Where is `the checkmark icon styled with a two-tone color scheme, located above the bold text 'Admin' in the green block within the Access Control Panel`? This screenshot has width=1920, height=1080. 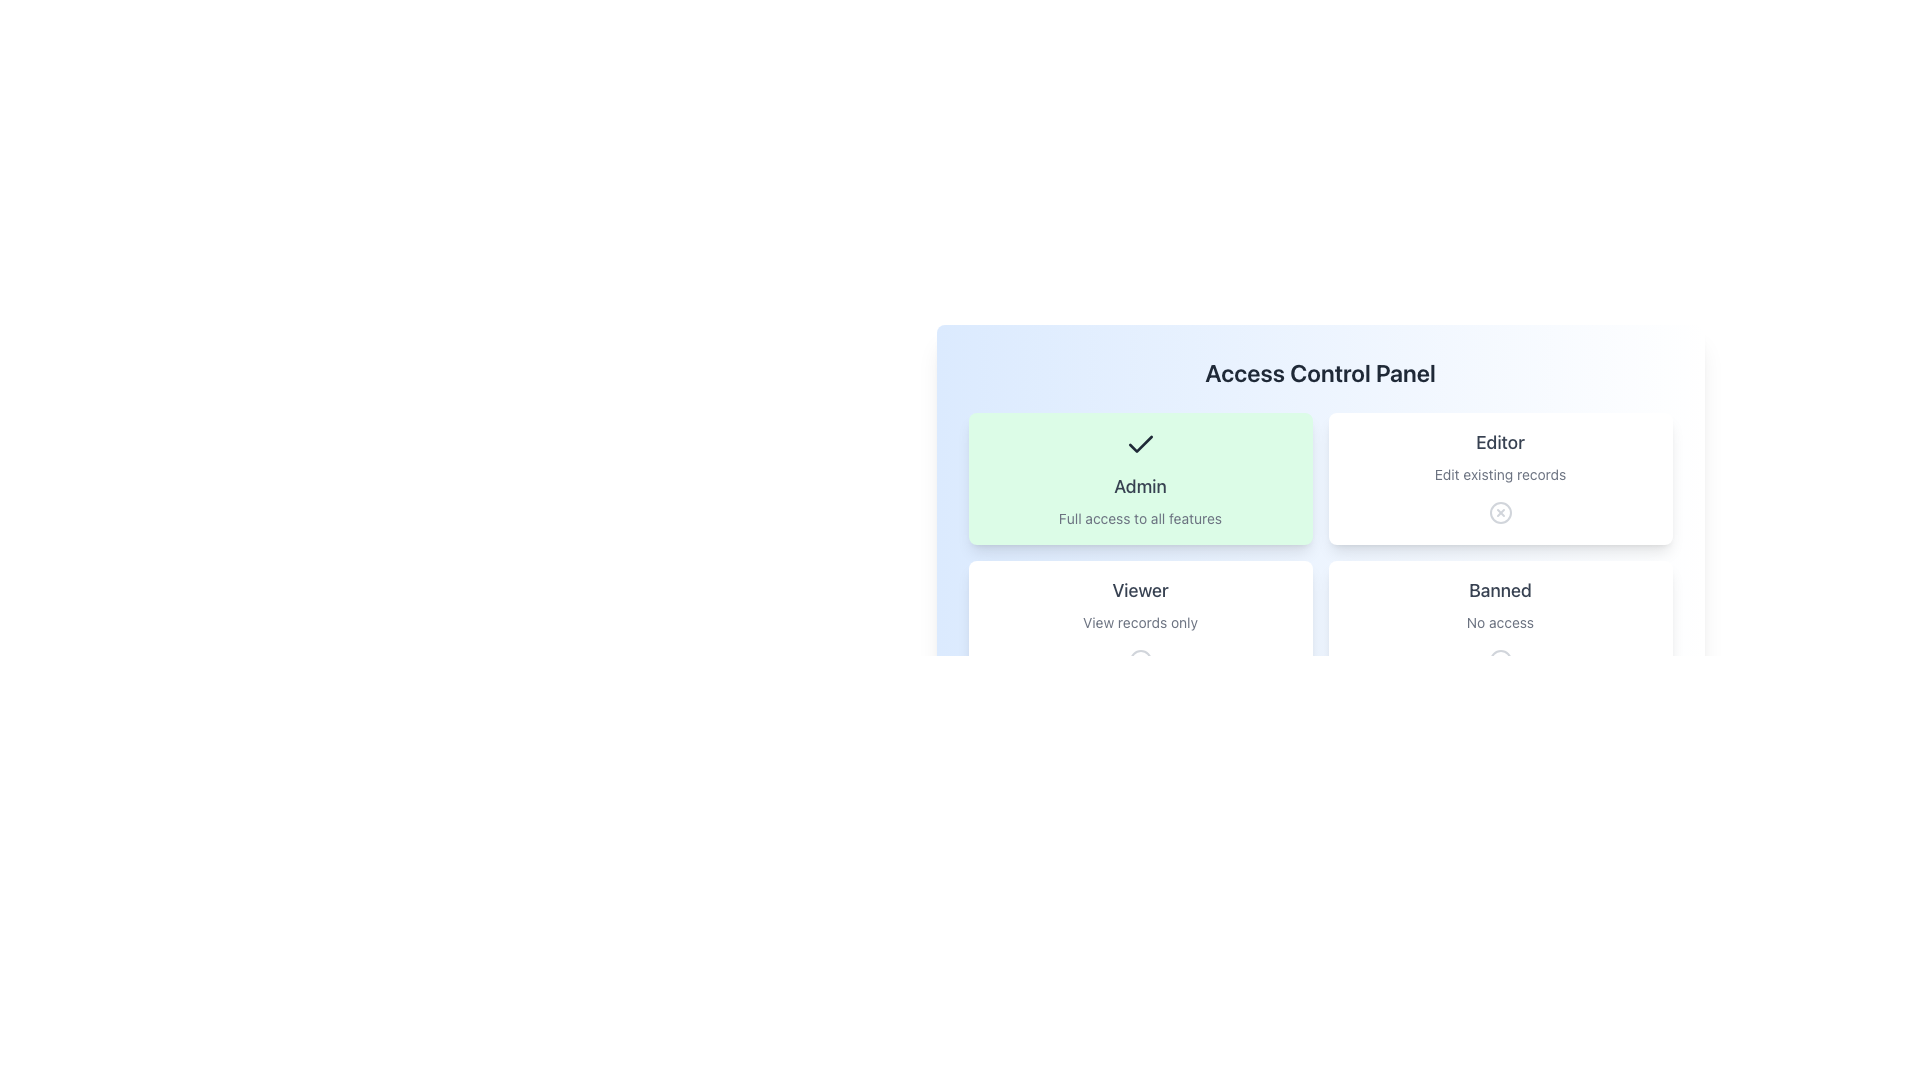
the checkmark icon styled with a two-tone color scheme, located above the bold text 'Admin' in the green block within the Access Control Panel is located at coordinates (1140, 443).